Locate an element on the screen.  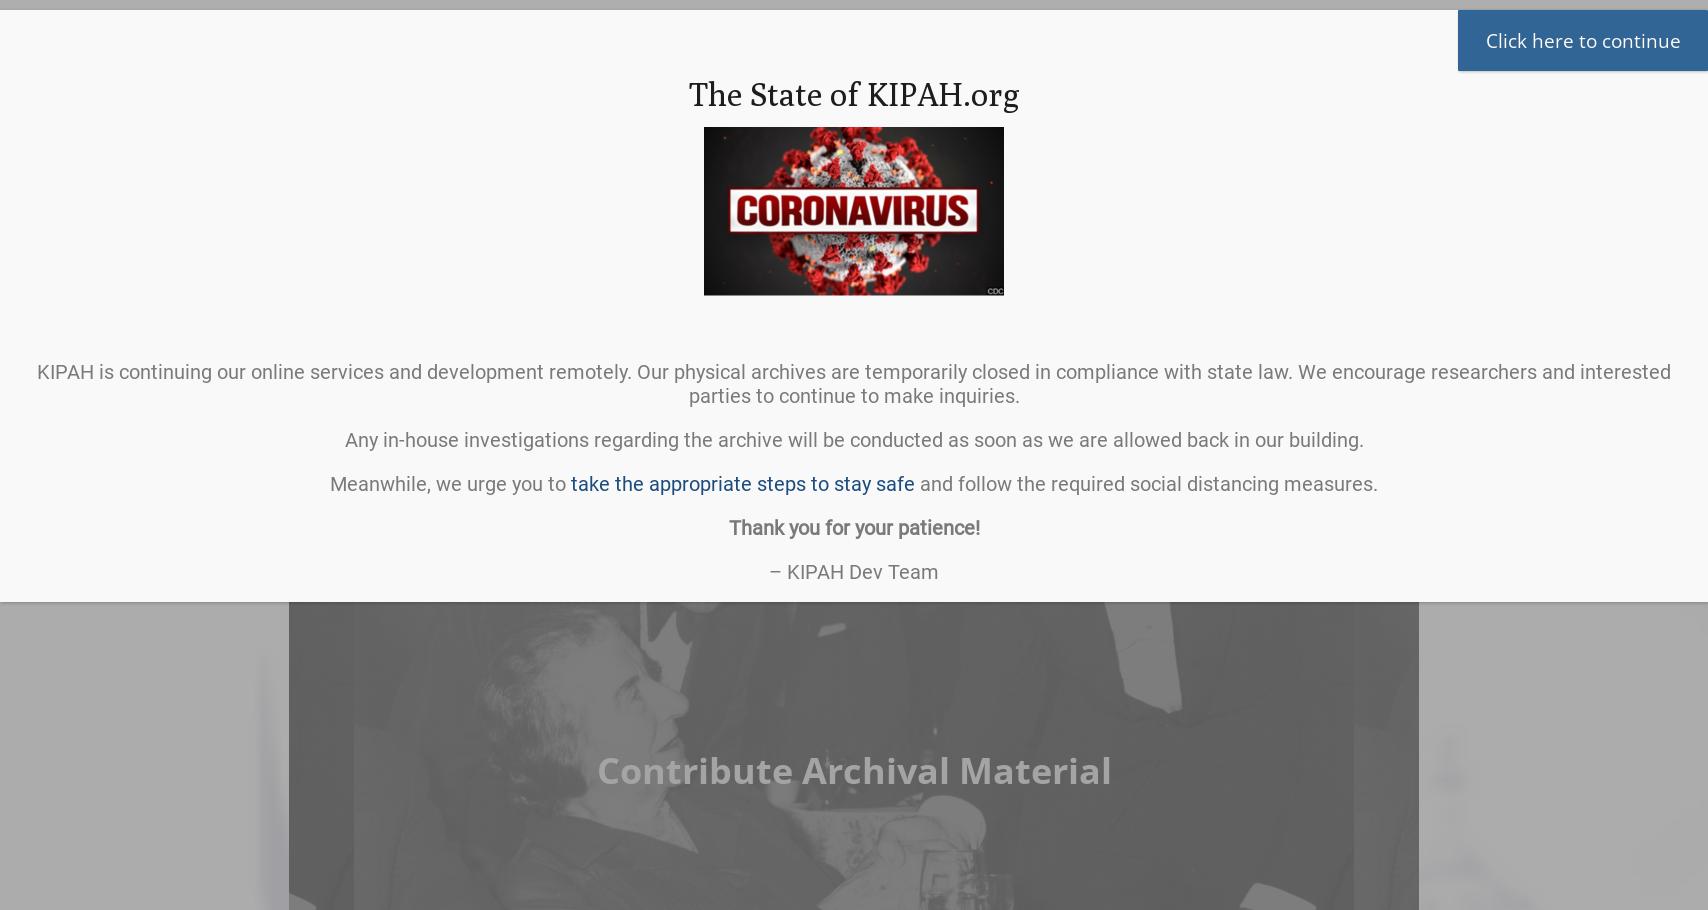
'Meanwhile, we urge you to' is located at coordinates (450, 483).